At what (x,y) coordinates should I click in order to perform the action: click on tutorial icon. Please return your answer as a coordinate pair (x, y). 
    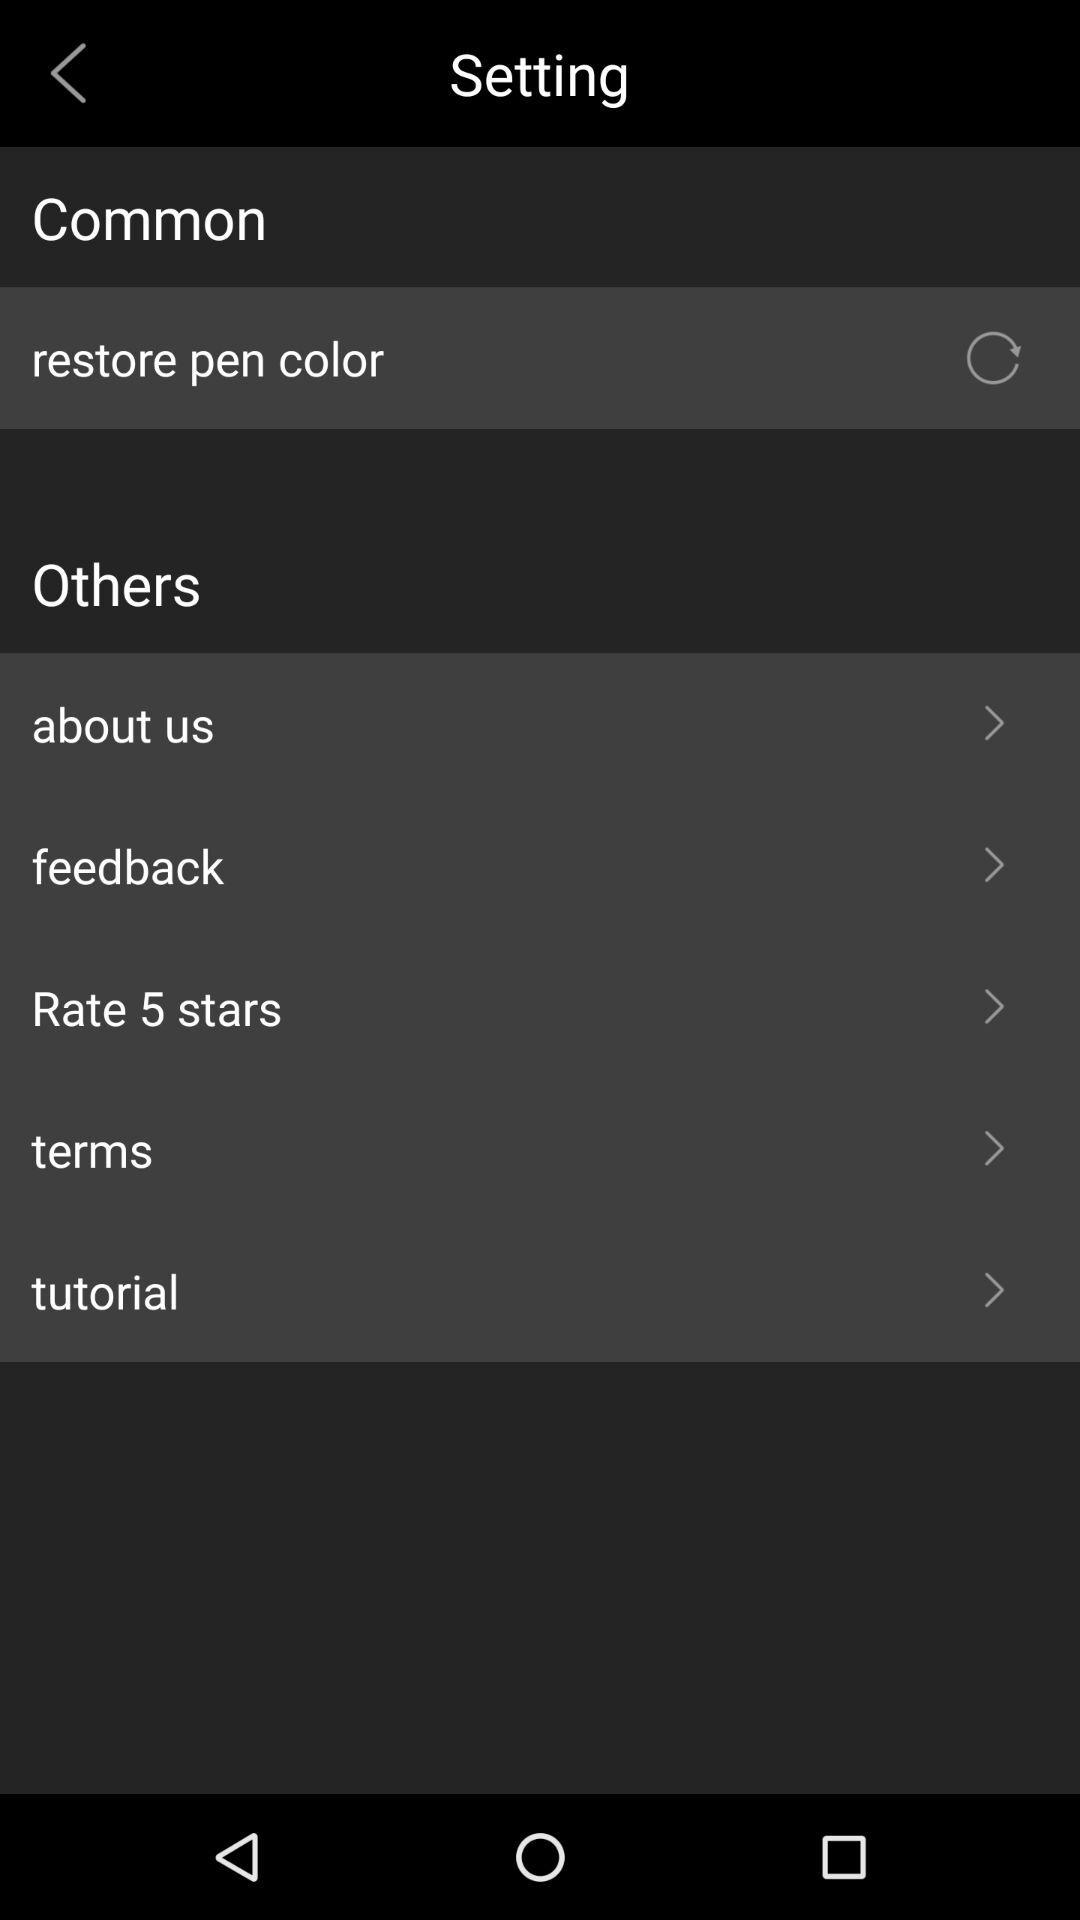
    Looking at the image, I should click on (540, 1291).